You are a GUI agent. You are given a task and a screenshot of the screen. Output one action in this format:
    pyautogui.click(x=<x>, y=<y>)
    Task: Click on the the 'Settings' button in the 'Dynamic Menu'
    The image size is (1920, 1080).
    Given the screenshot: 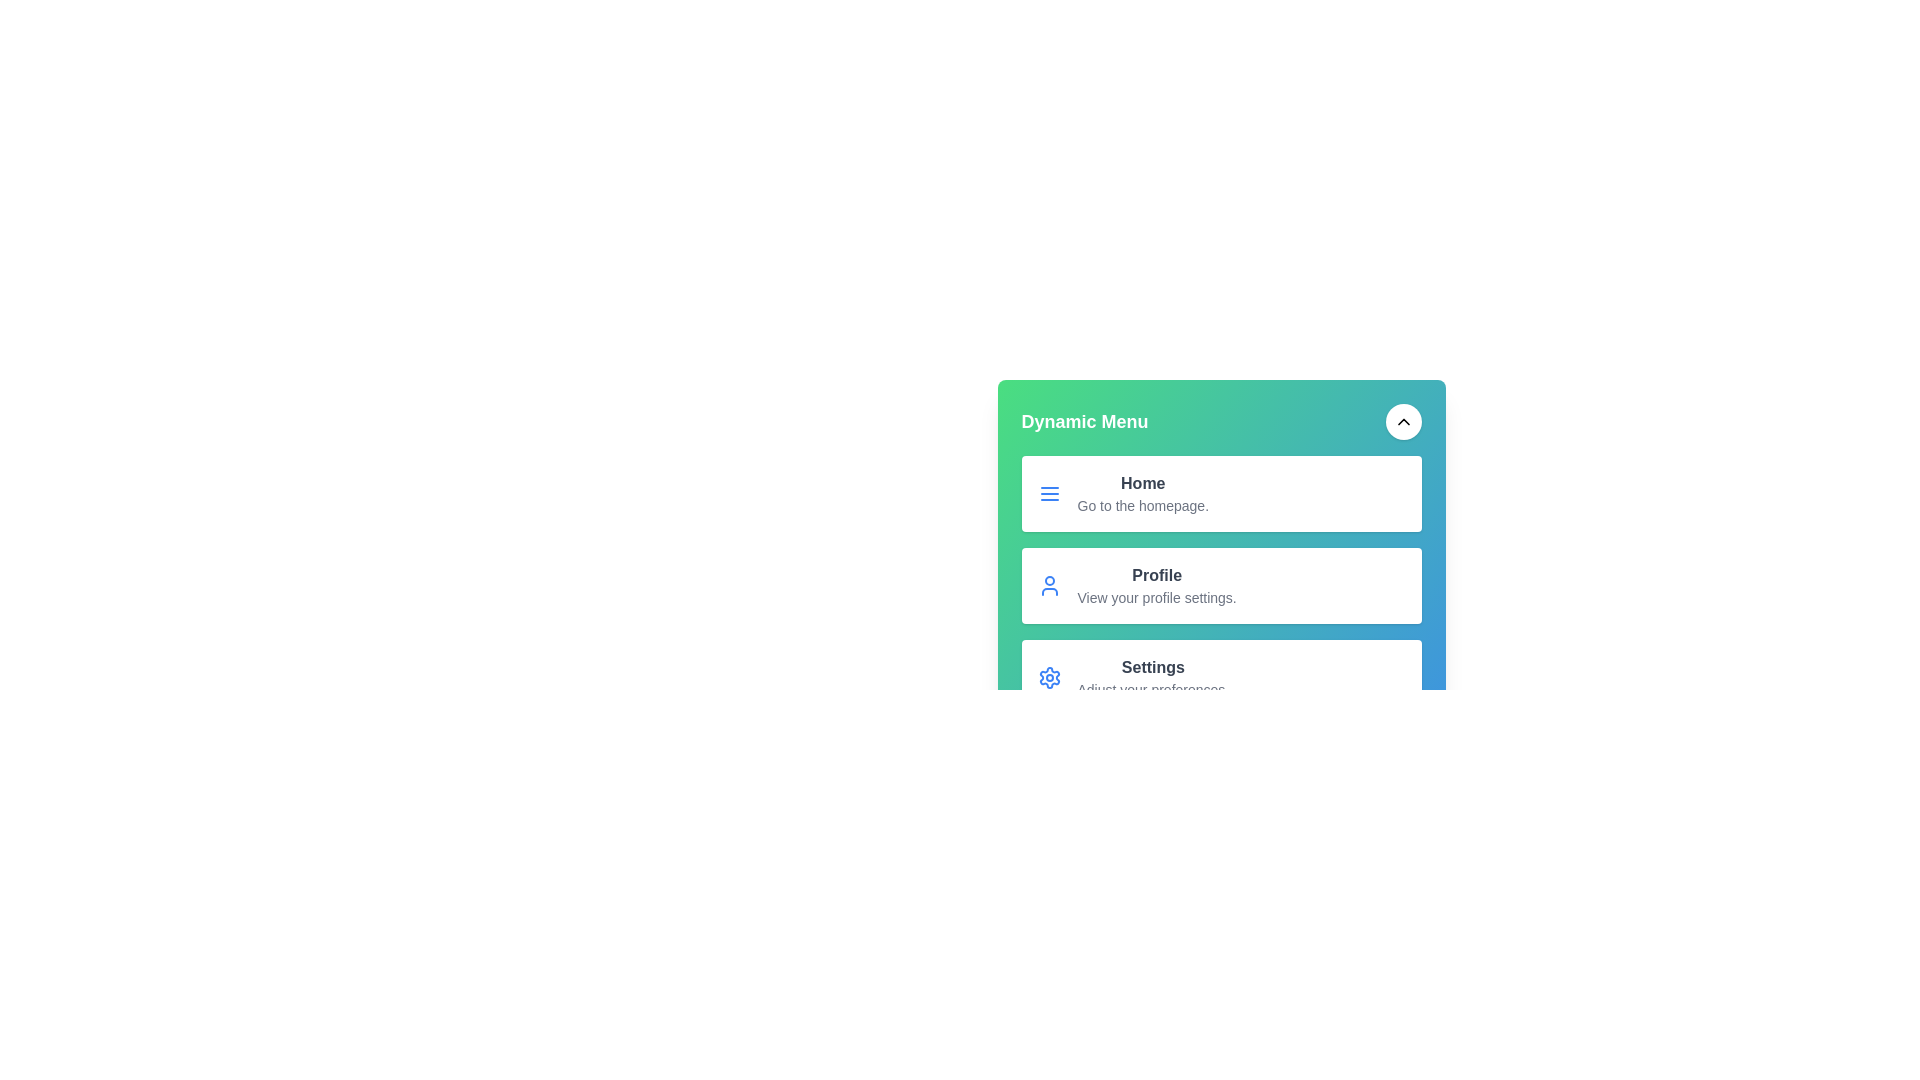 What is the action you would take?
    pyautogui.click(x=1220, y=682)
    